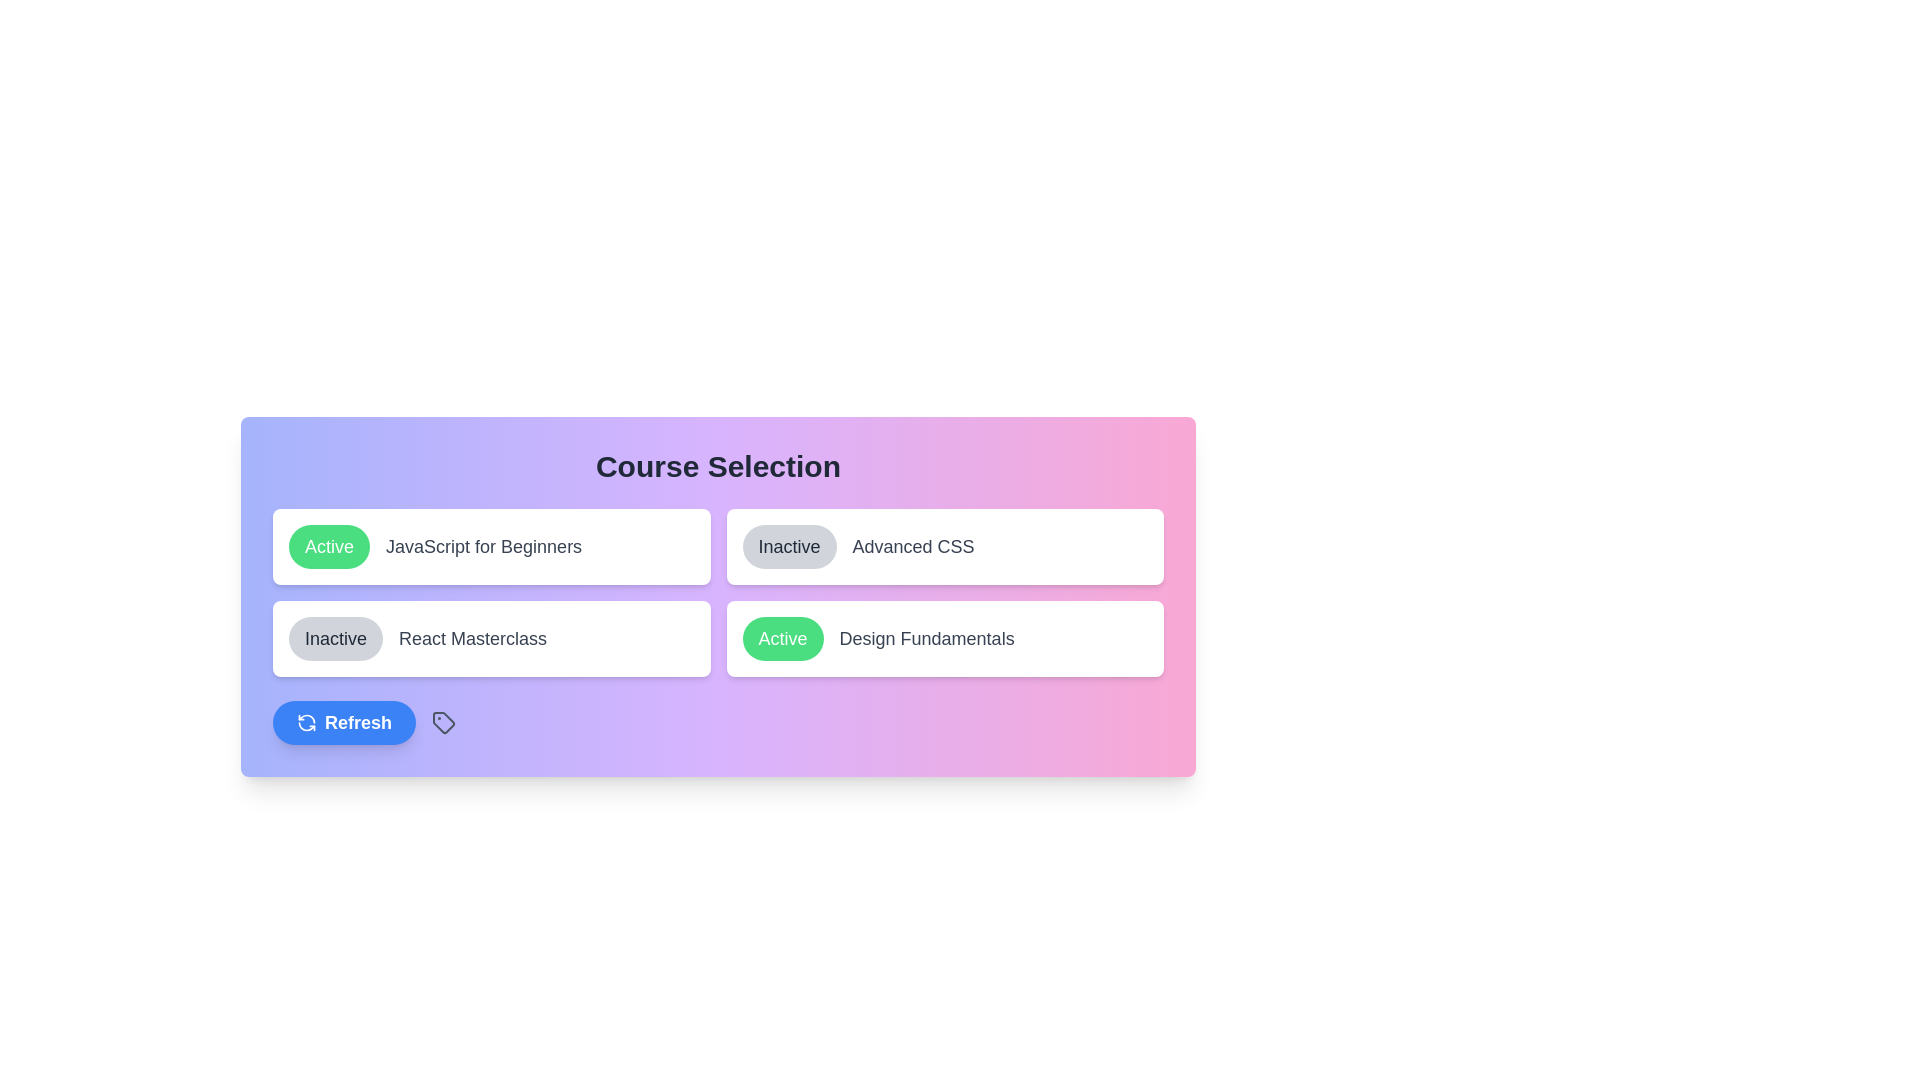  I want to click on the button indicating the status of the course 'JavaScript for Beginners', so click(329, 547).